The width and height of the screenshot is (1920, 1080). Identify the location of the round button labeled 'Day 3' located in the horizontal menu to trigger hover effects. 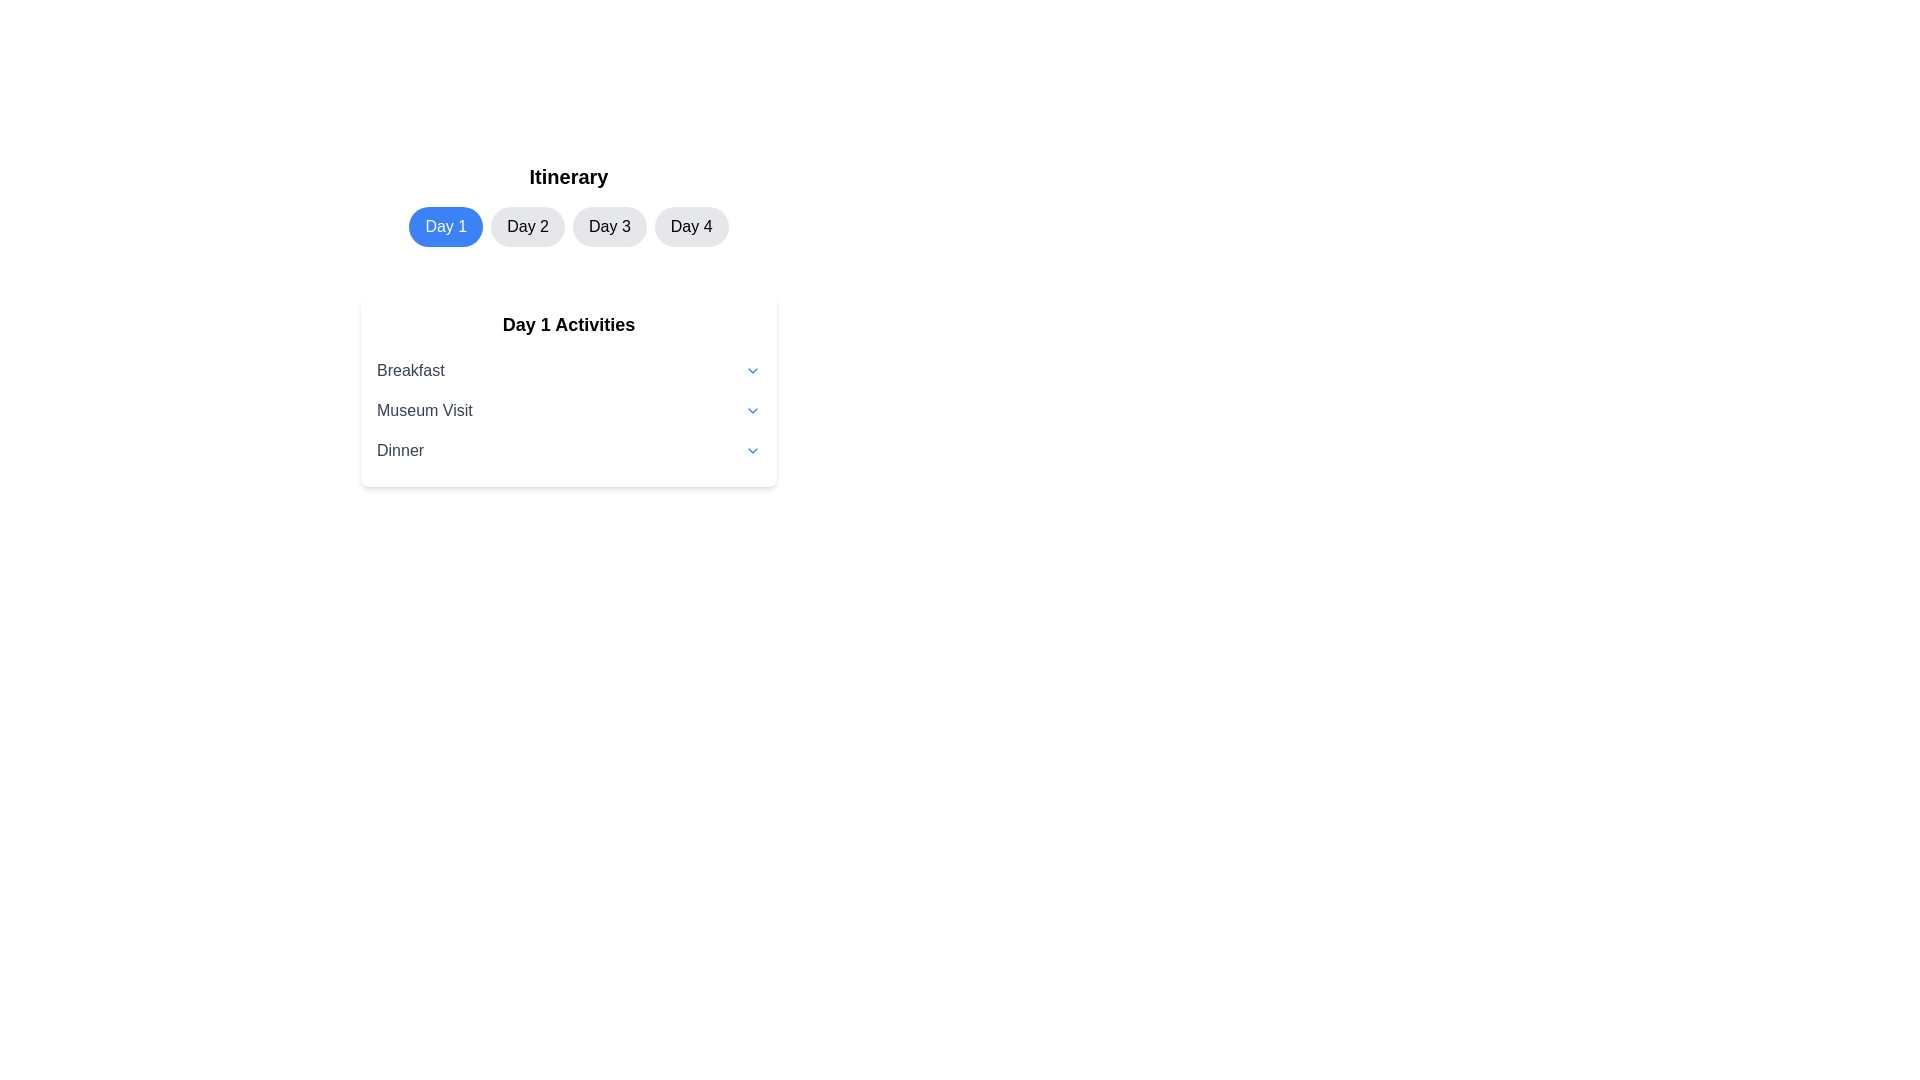
(608, 226).